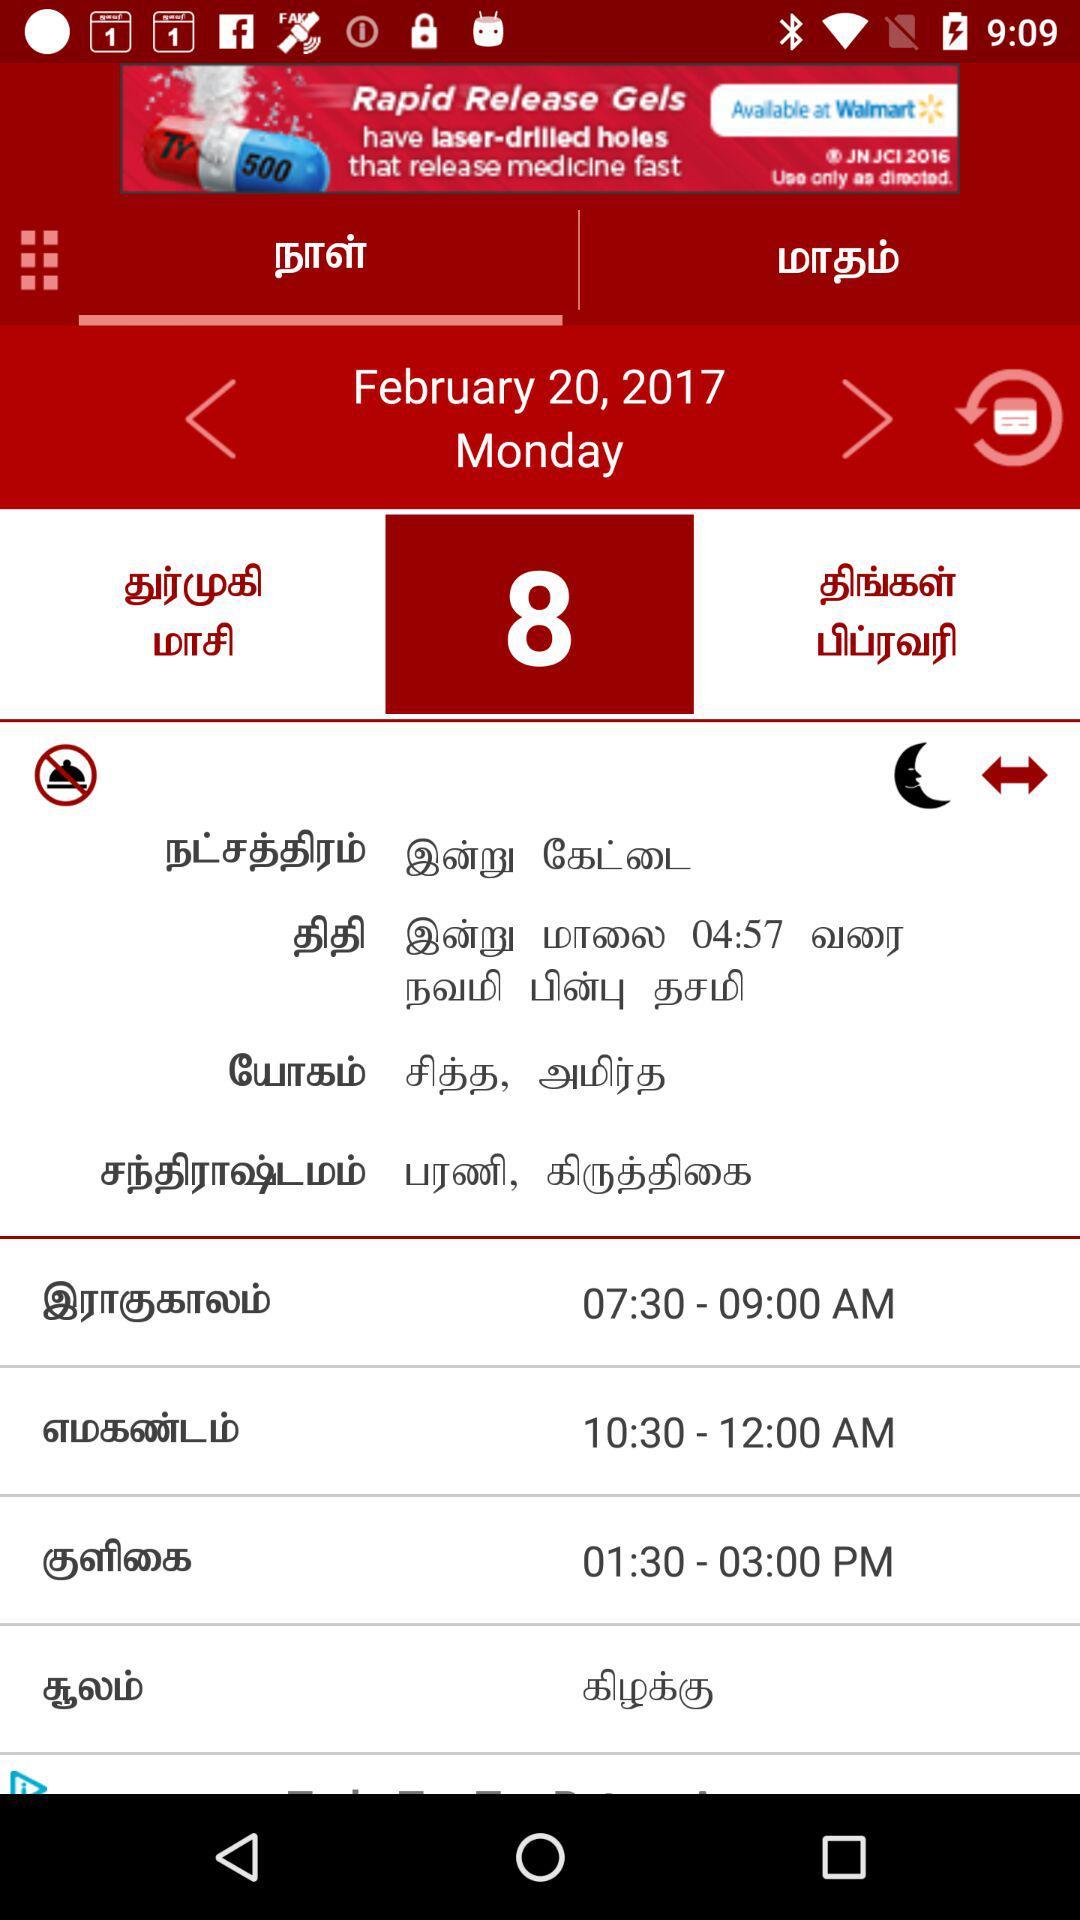 This screenshot has width=1080, height=1920. What do you see at coordinates (212, 416) in the screenshot?
I see `the arrow_backward icon` at bounding box center [212, 416].